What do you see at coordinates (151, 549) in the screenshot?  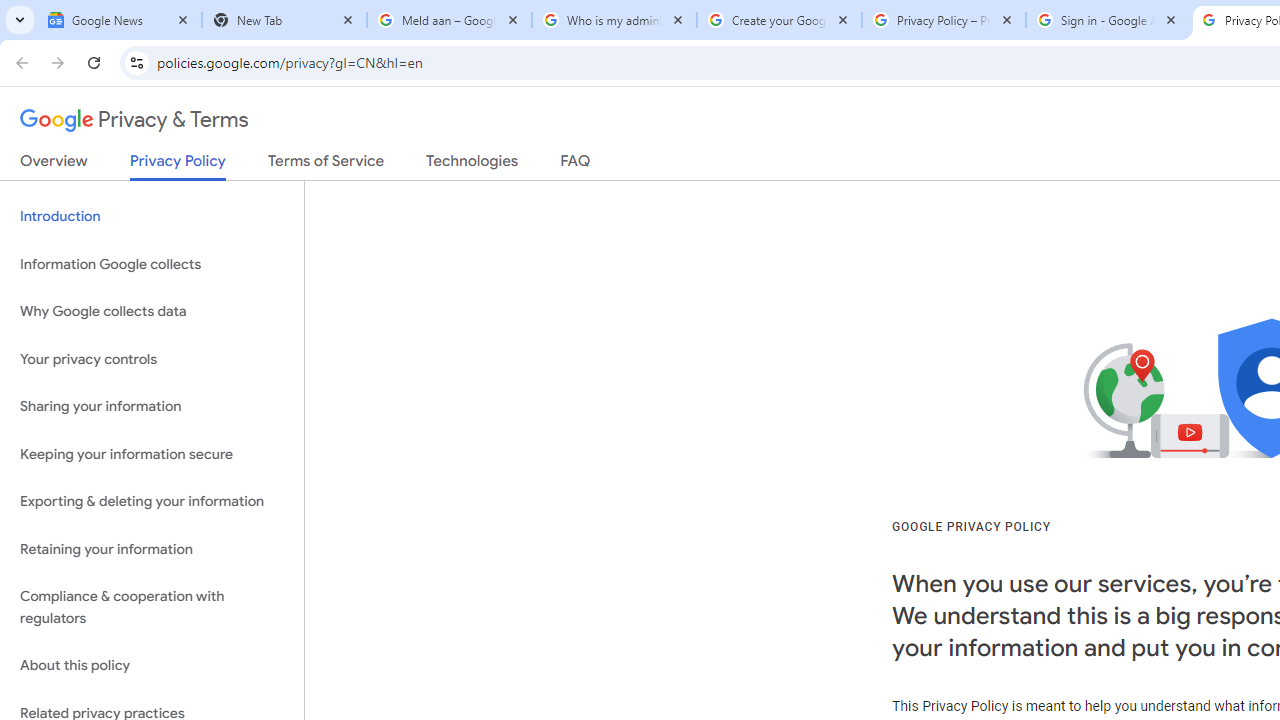 I see `'Retaining your information'` at bounding box center [151, 549].